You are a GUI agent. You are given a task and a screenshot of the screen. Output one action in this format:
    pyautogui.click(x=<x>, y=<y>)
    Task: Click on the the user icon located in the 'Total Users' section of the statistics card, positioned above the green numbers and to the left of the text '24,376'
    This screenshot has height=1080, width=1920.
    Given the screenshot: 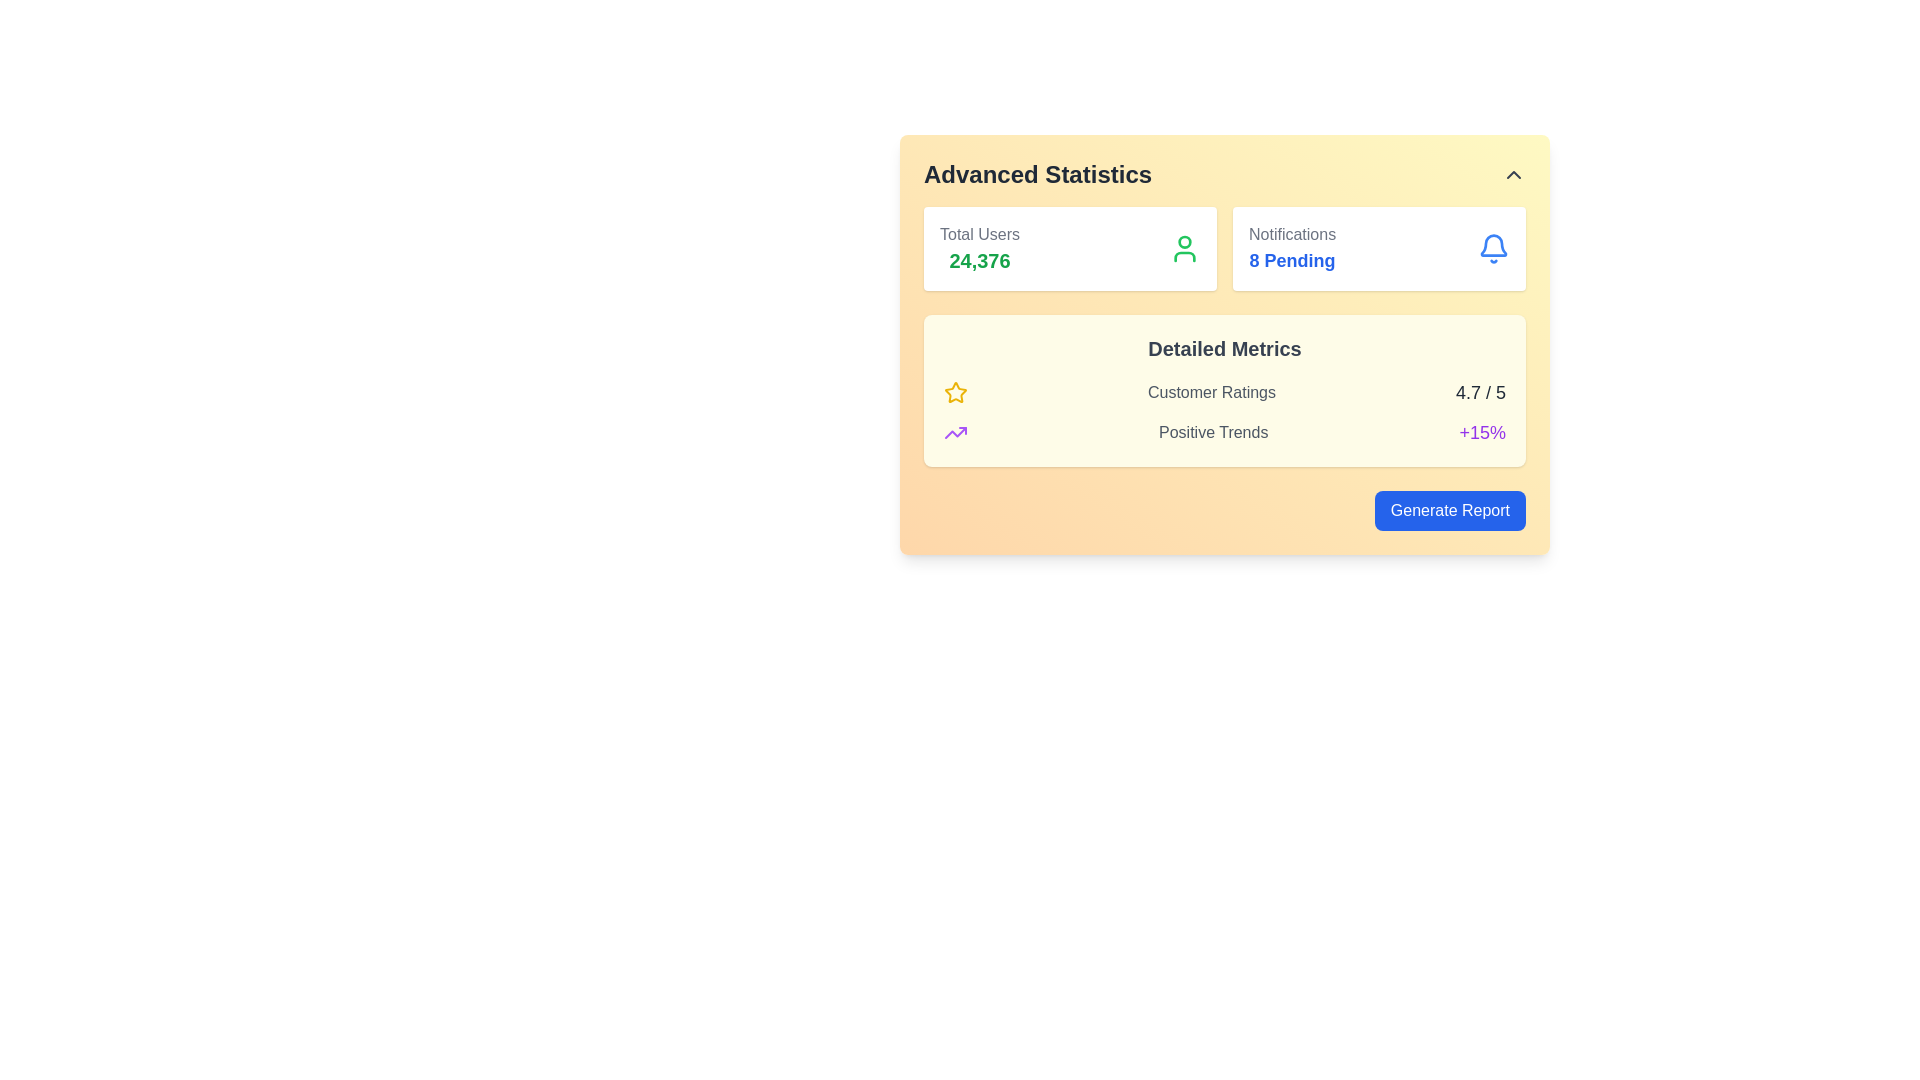 What is the action you would take?
    pyautogui.click(x=1185, y=256)
    